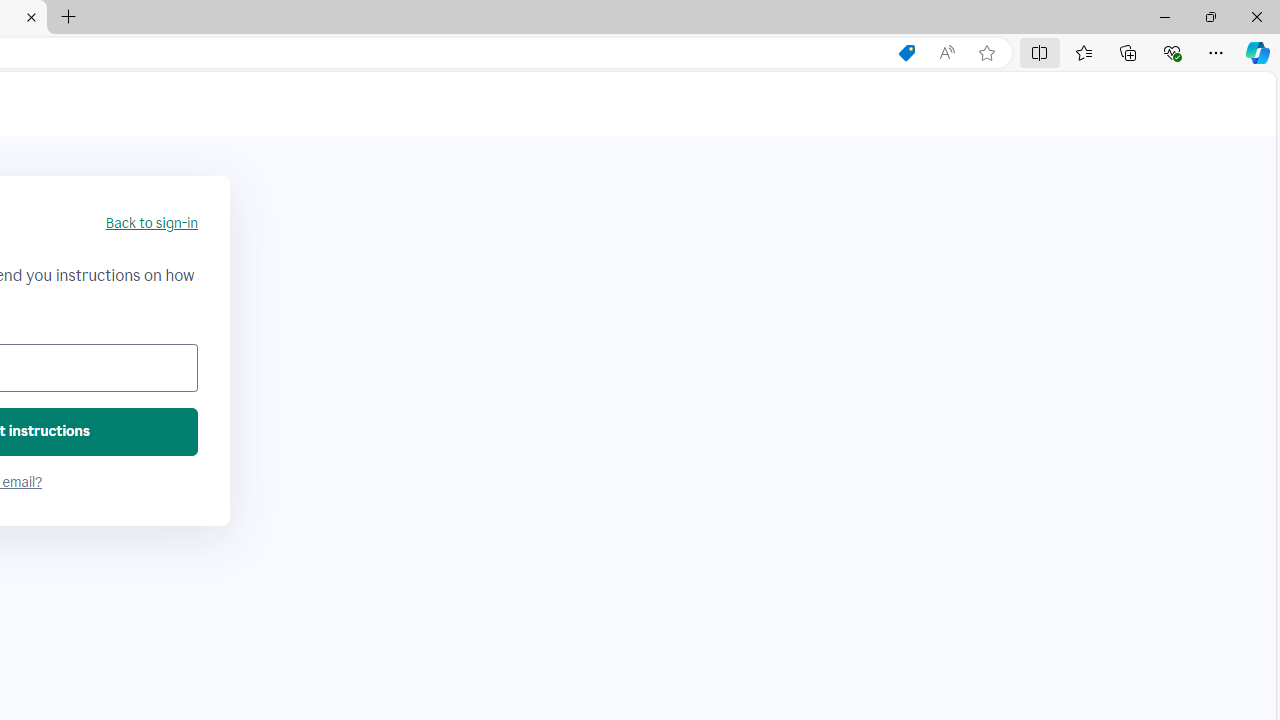 The image size is (1280, 720). I want to click on 'Back to sign-in', so click(150, 223).